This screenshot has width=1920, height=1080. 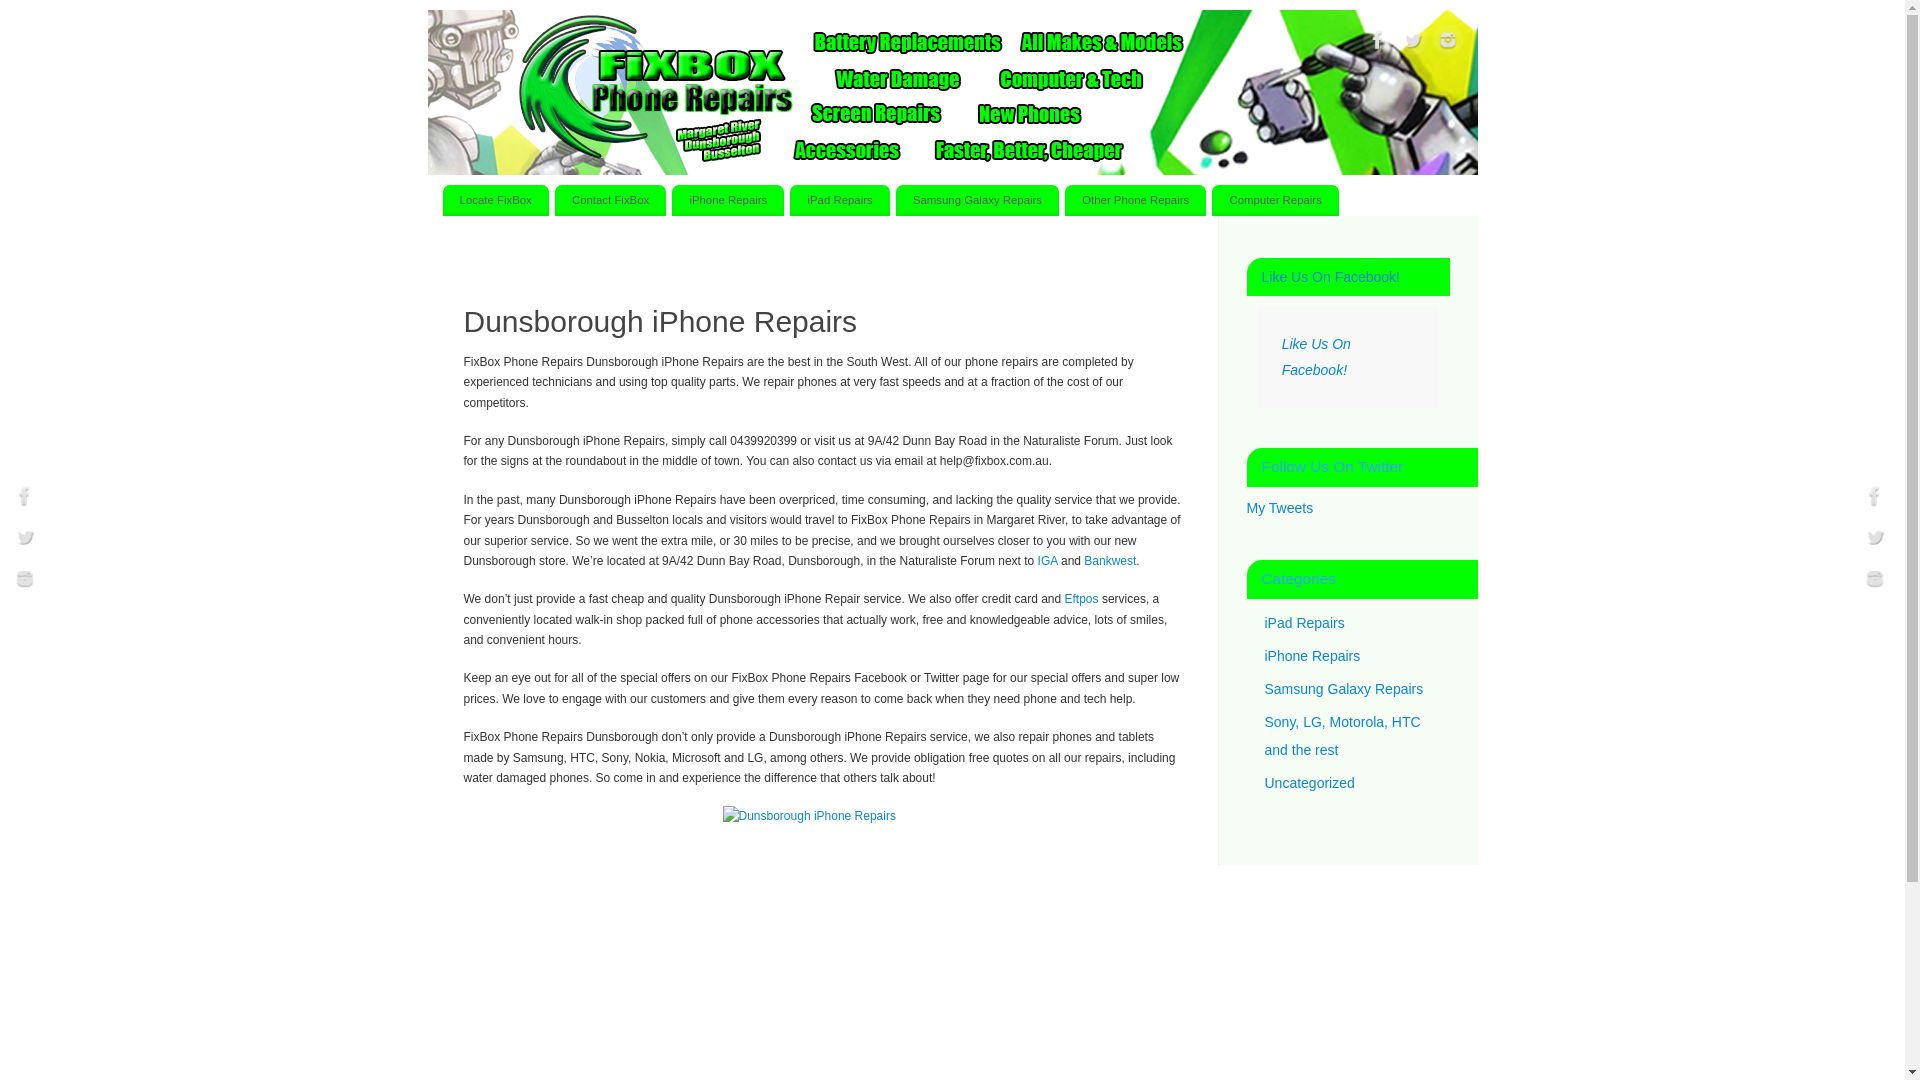 What do you see at coordinates (839, 200) in the screenshot?
I see `'iPad Repairs'` at bounding box center [839, 200].